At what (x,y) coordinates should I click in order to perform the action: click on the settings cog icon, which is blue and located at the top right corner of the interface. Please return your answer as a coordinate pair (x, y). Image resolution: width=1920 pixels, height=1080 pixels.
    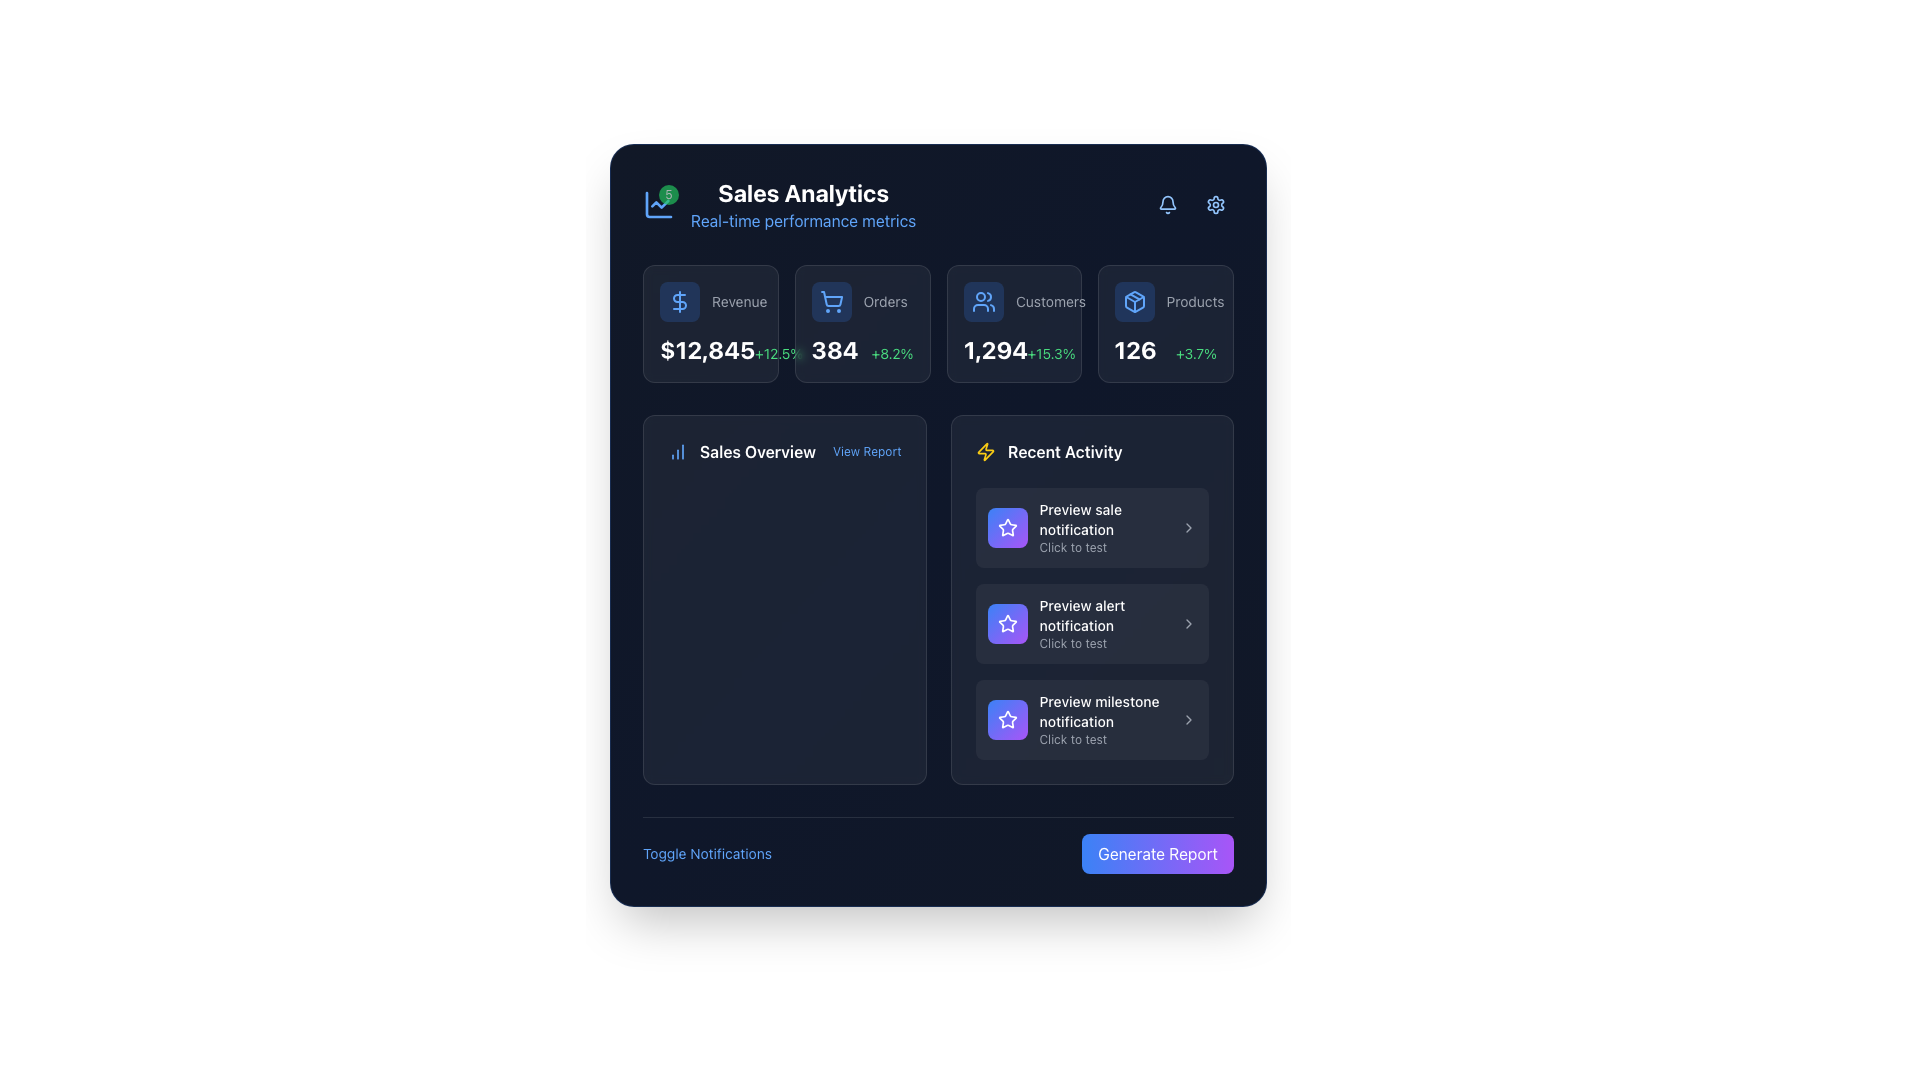
    Looking at the image, I should click on (1214, 204).